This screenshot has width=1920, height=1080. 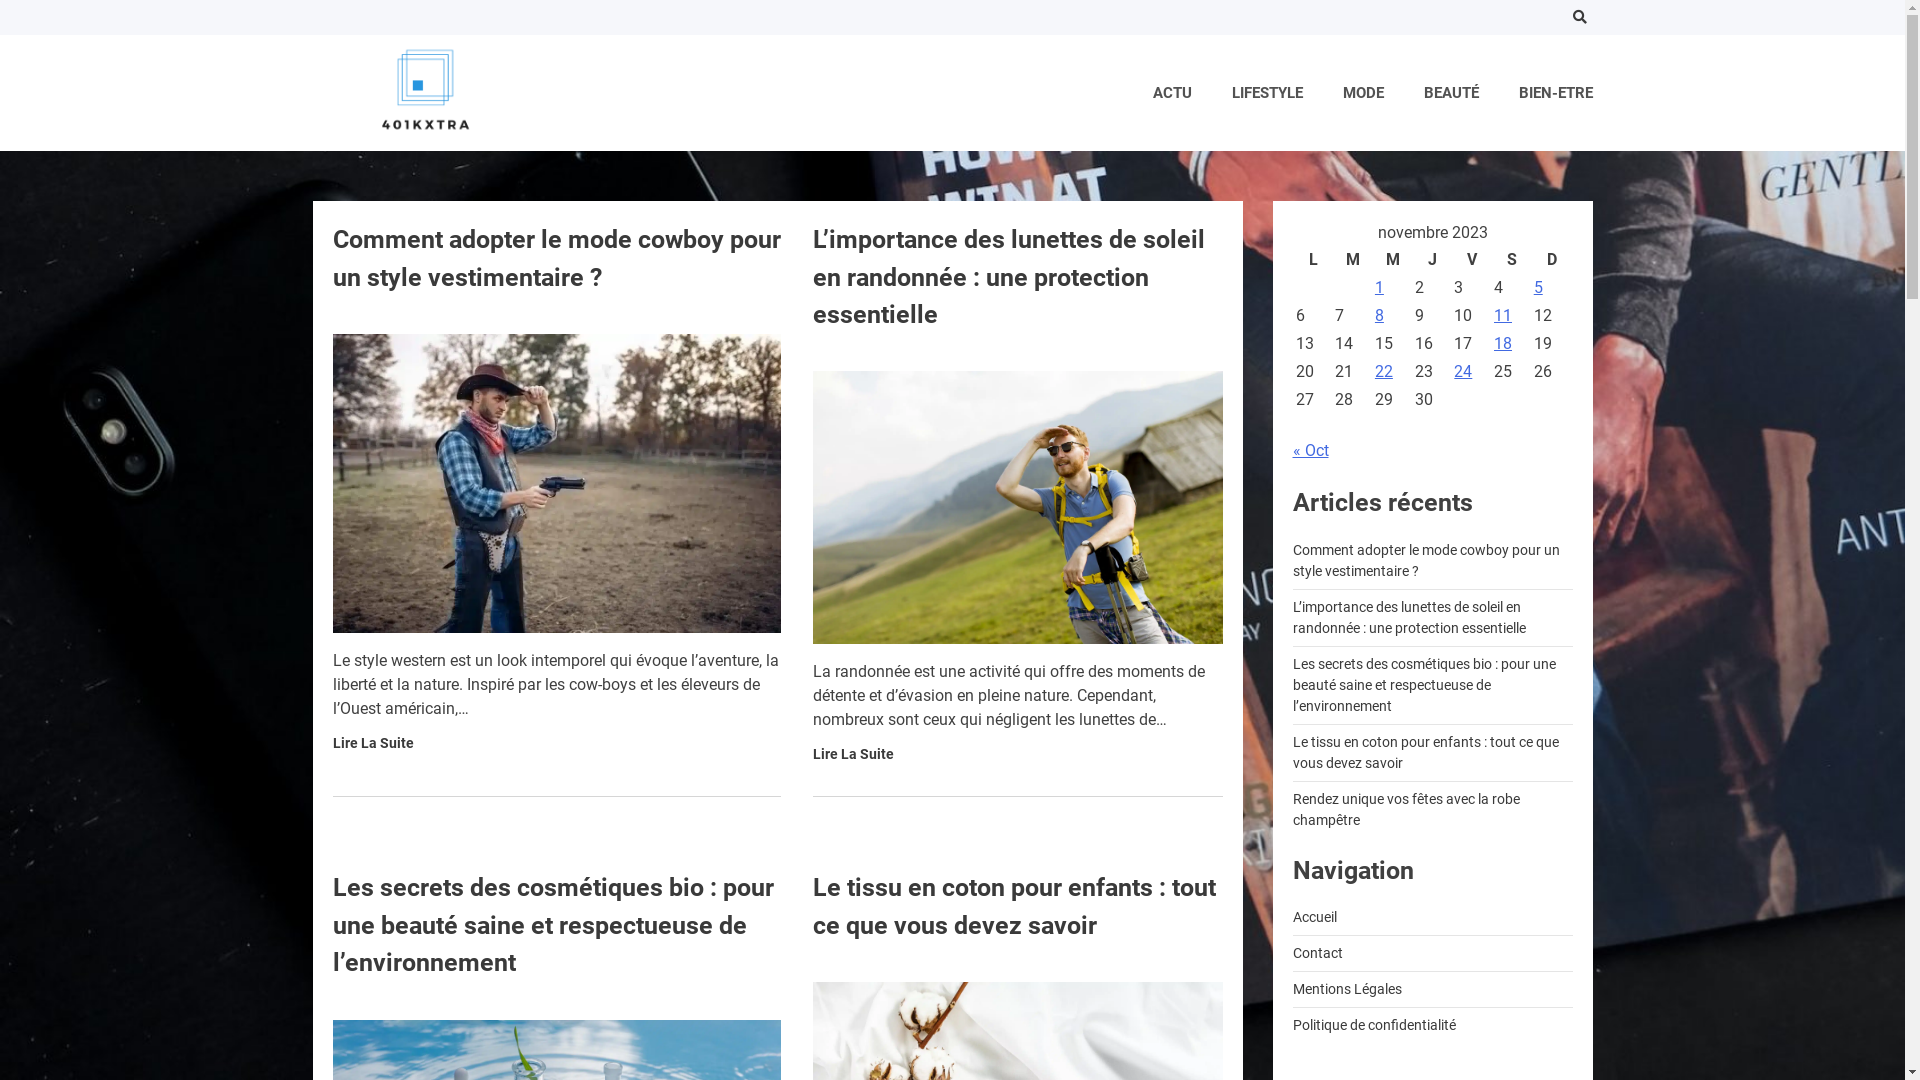 I want to click on 'Accueil', so click(x=1314, y=917).